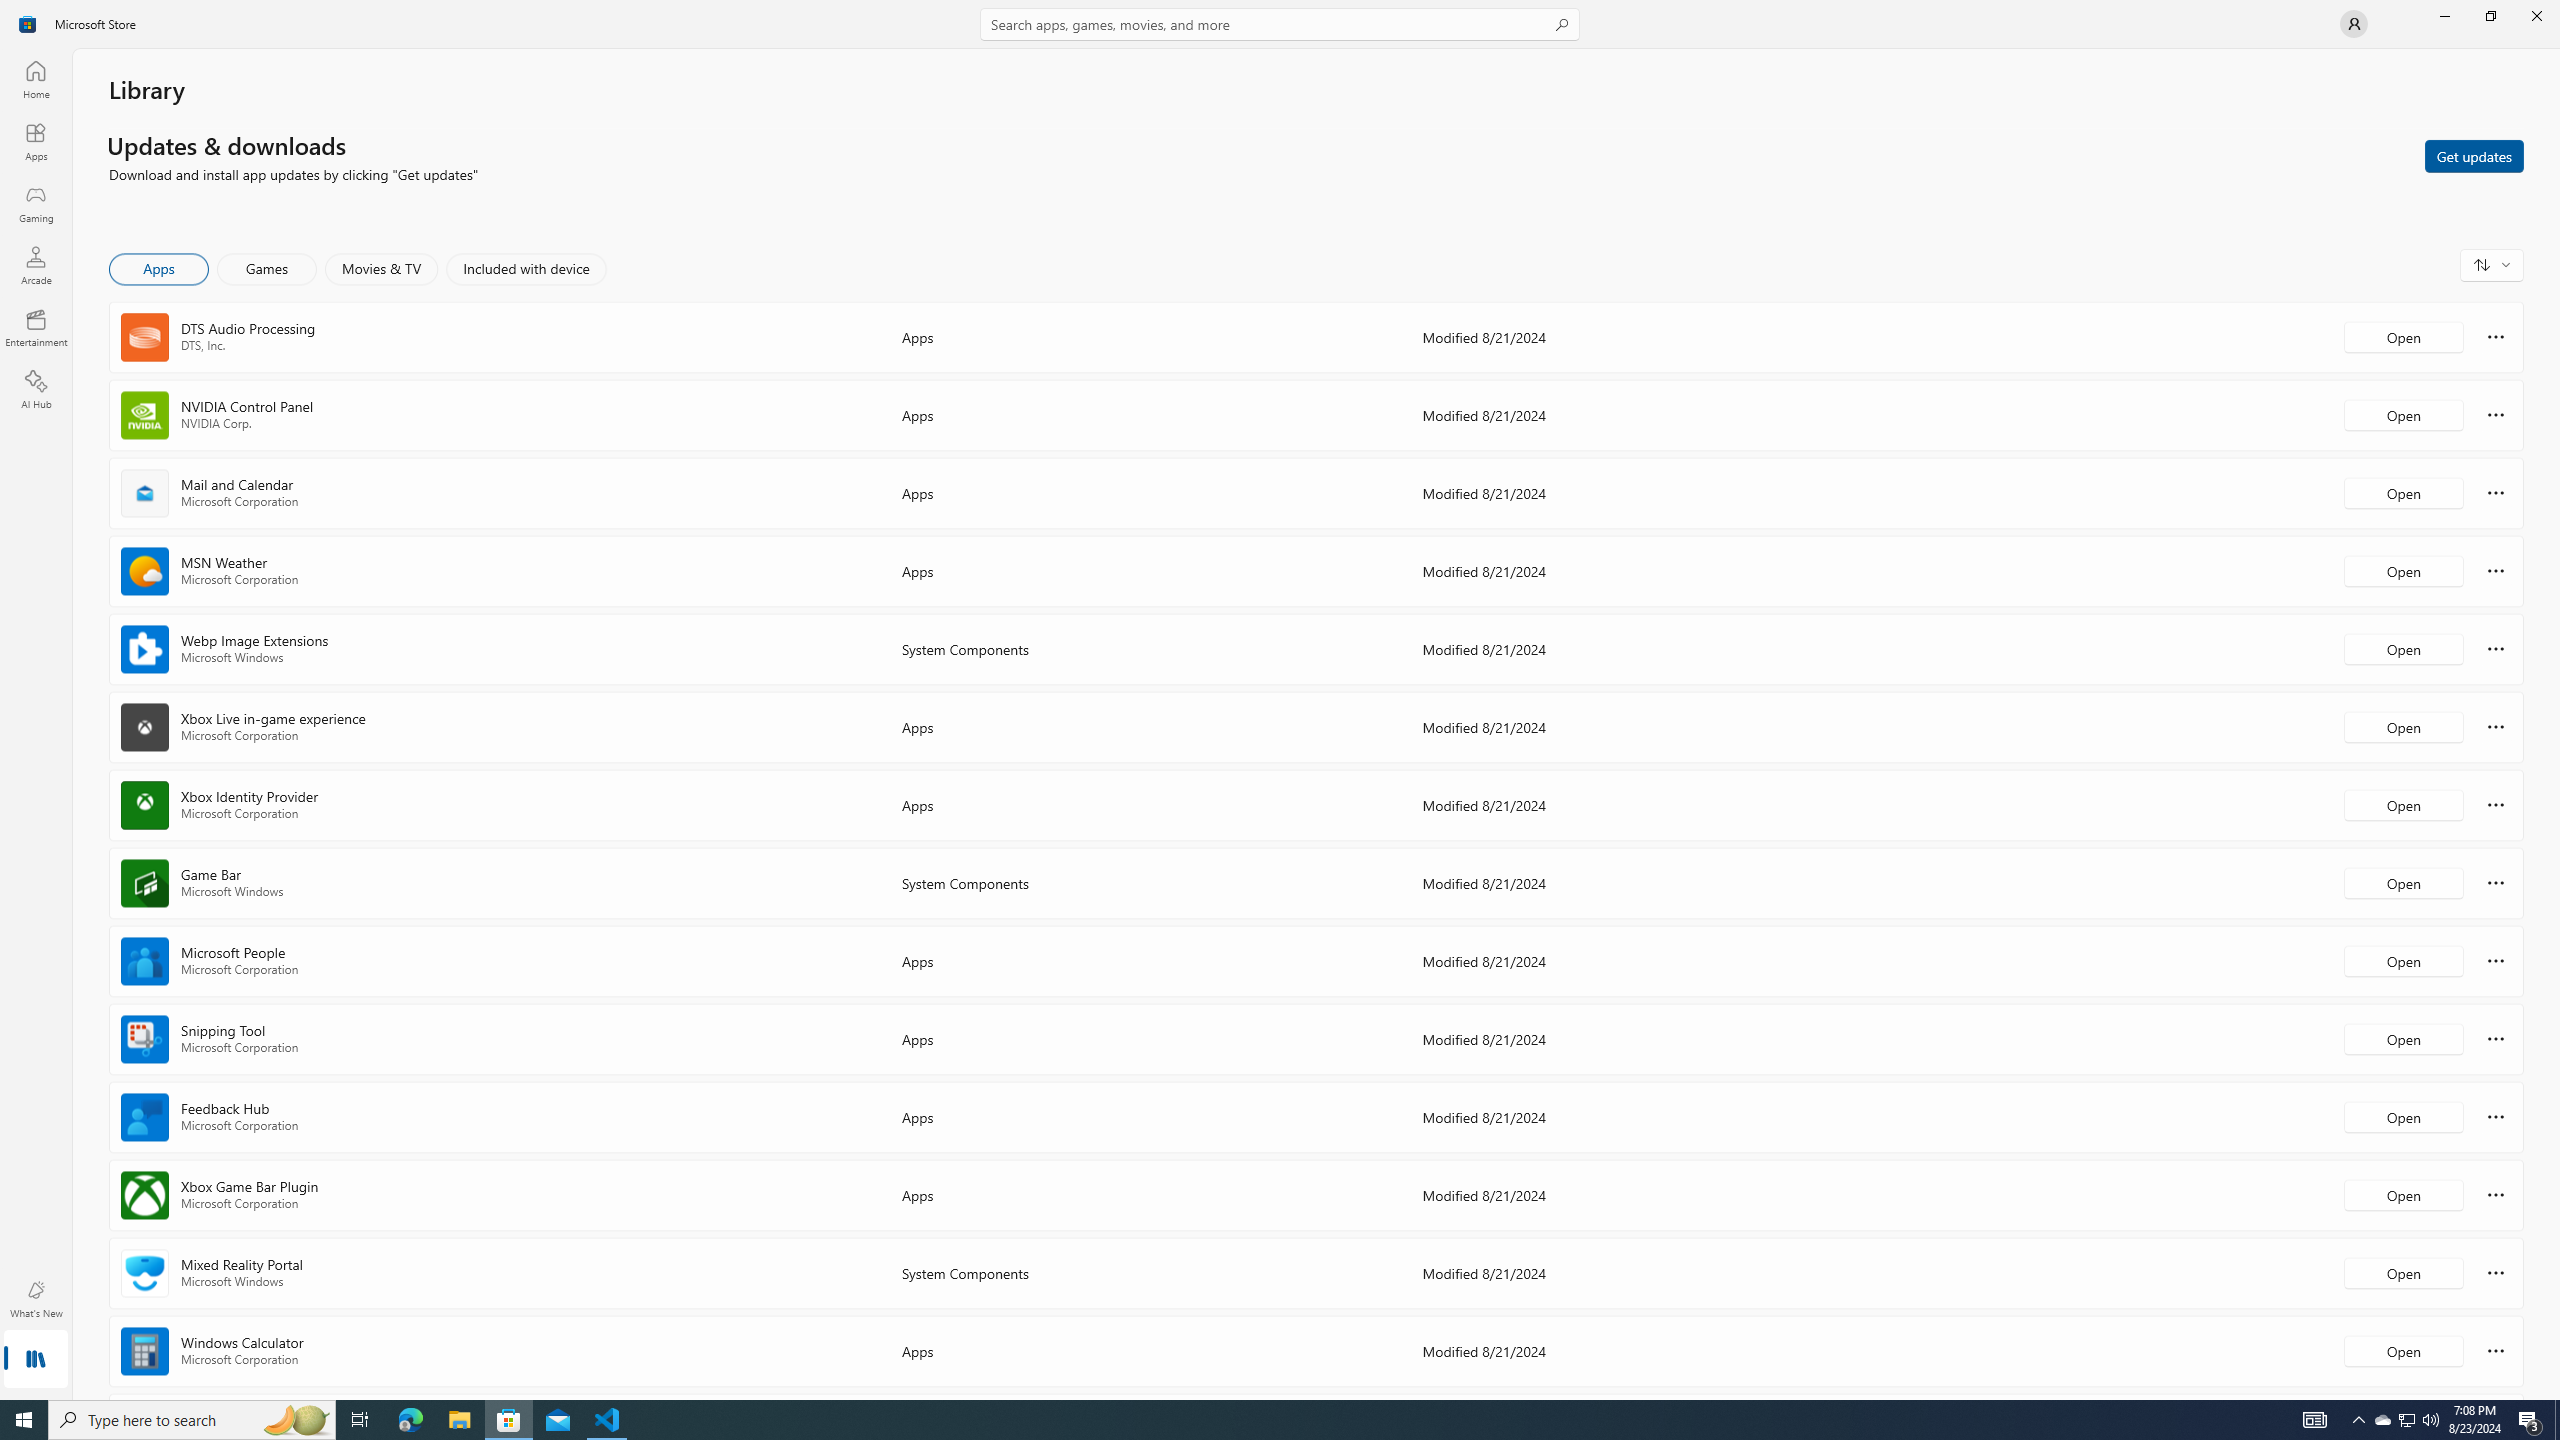  Describe the element at coordinates (266, 268) in the screenshot. I see `'Games'` at that location.